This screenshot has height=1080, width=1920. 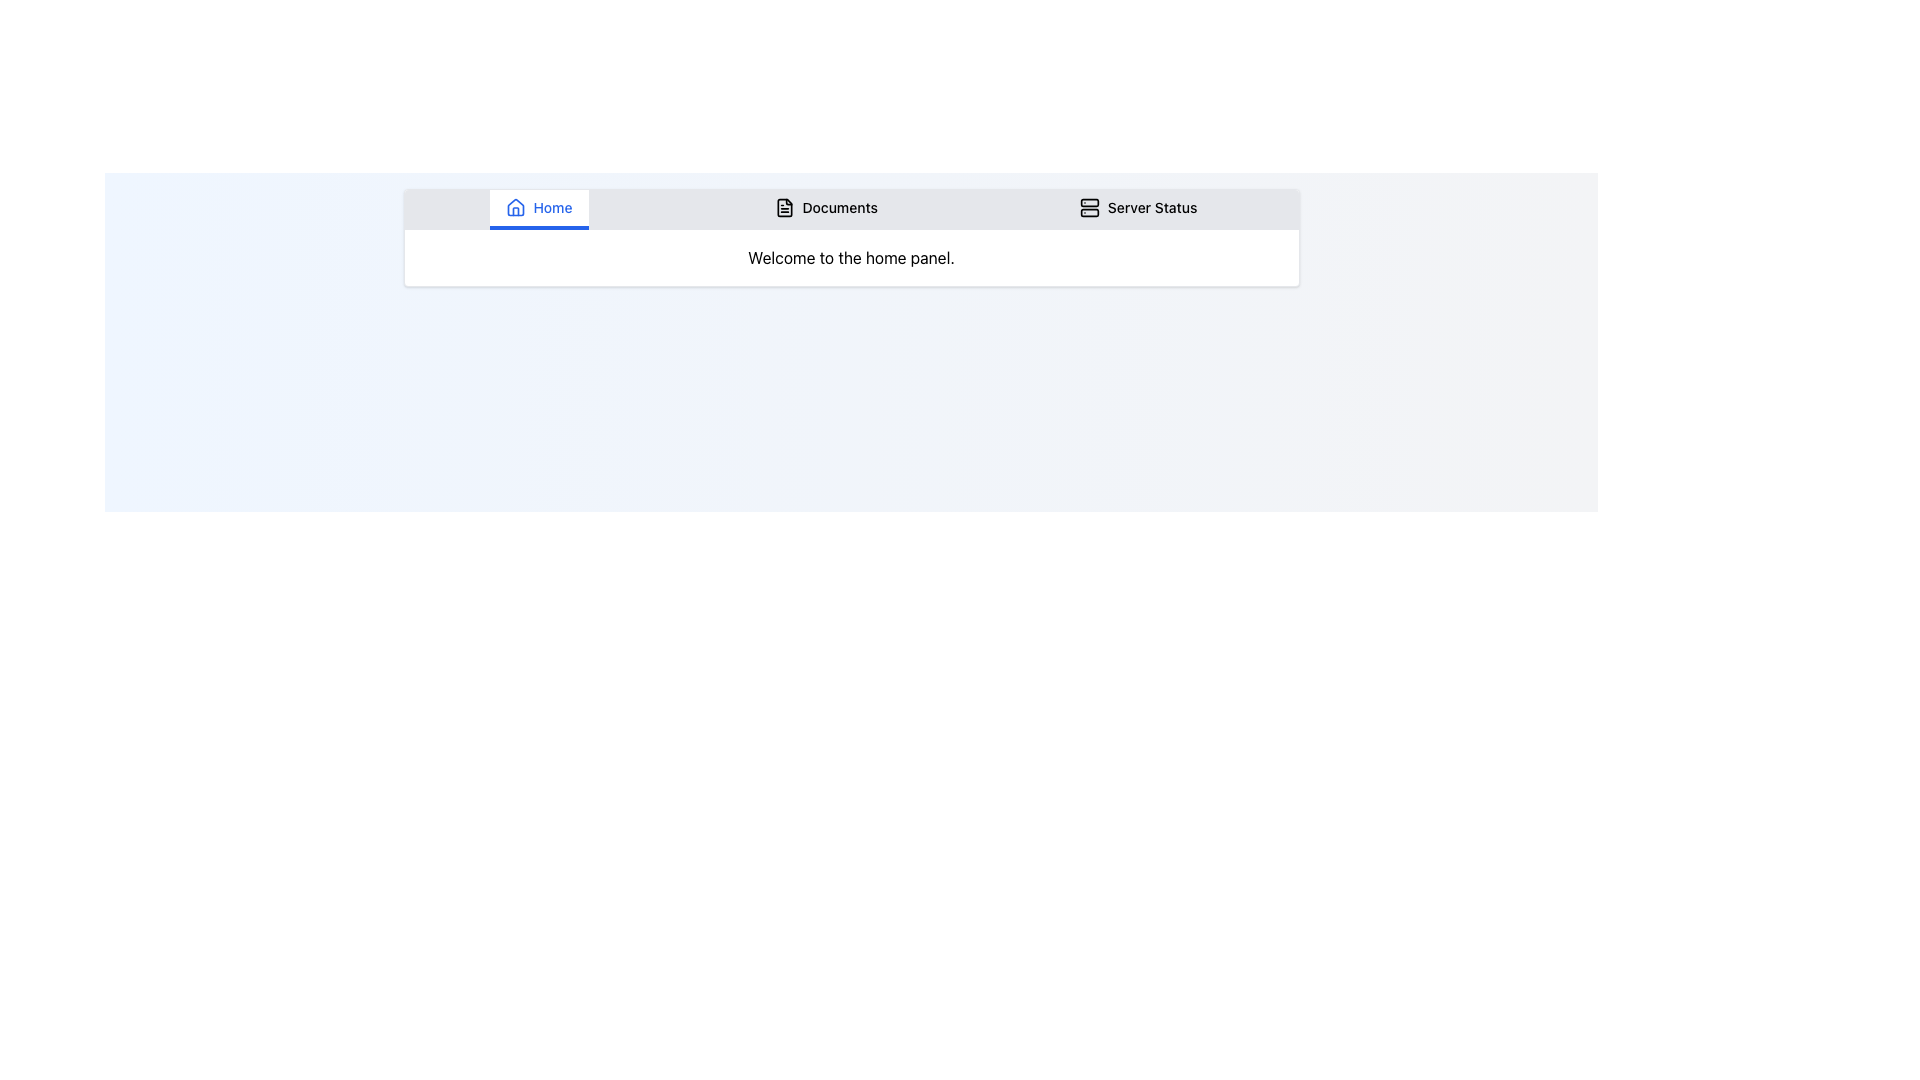 I want to click on the 'Documents' button in the navigation bar to trigger a visual change, which includes a background color change to blue and text color change to blue, so click(x=826, y=209).